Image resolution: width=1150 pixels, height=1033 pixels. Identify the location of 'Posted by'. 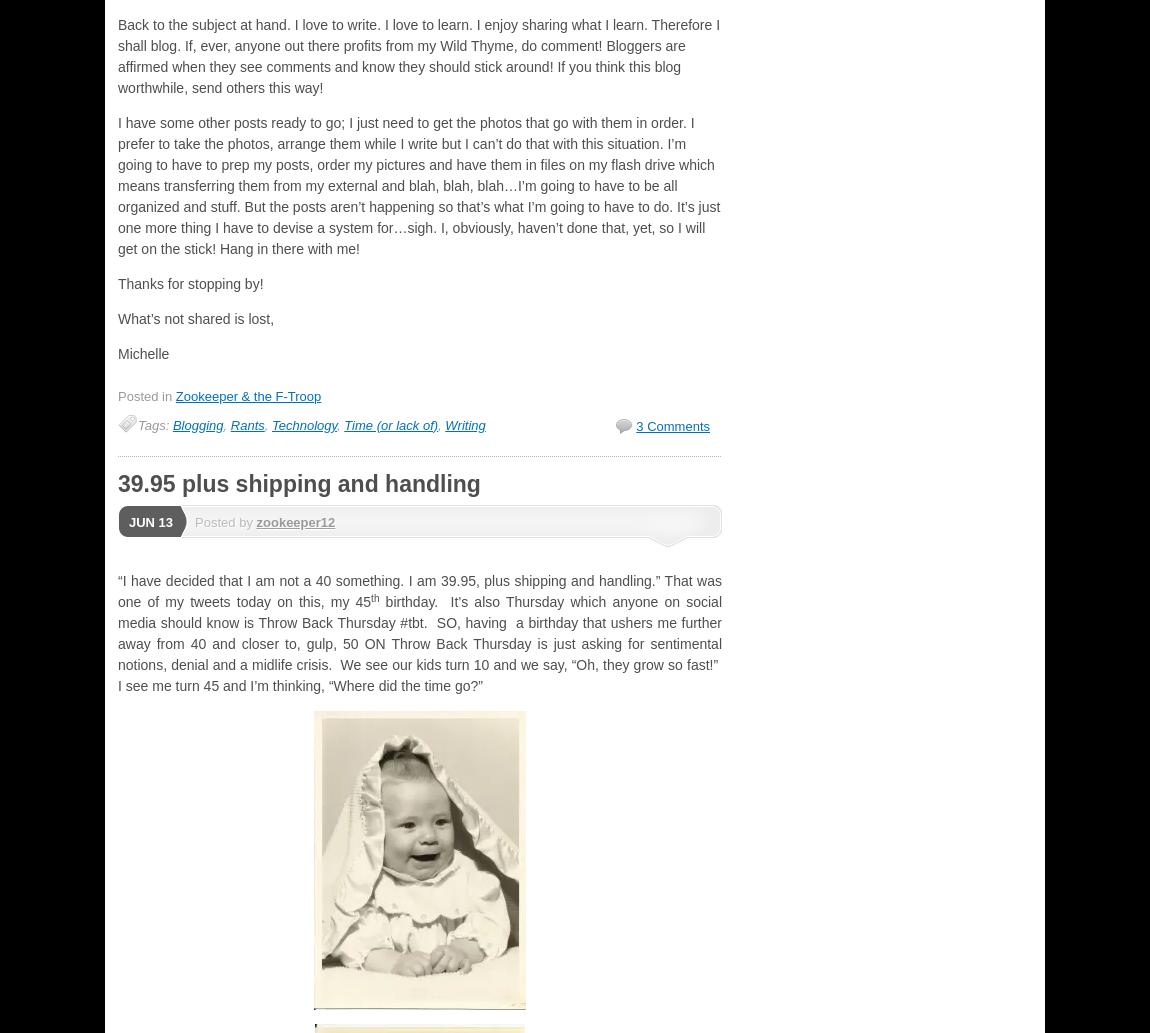
(224, 521).